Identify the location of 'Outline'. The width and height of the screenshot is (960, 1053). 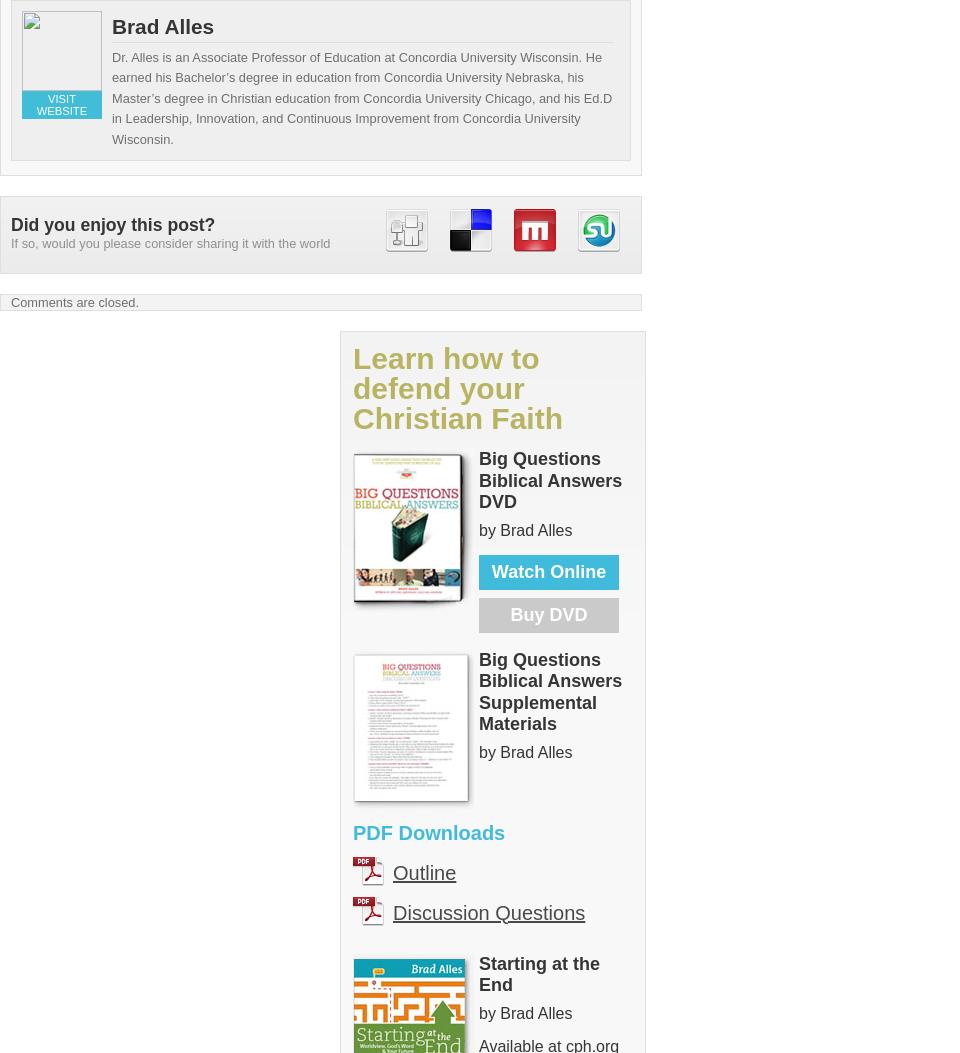
(424, 871).